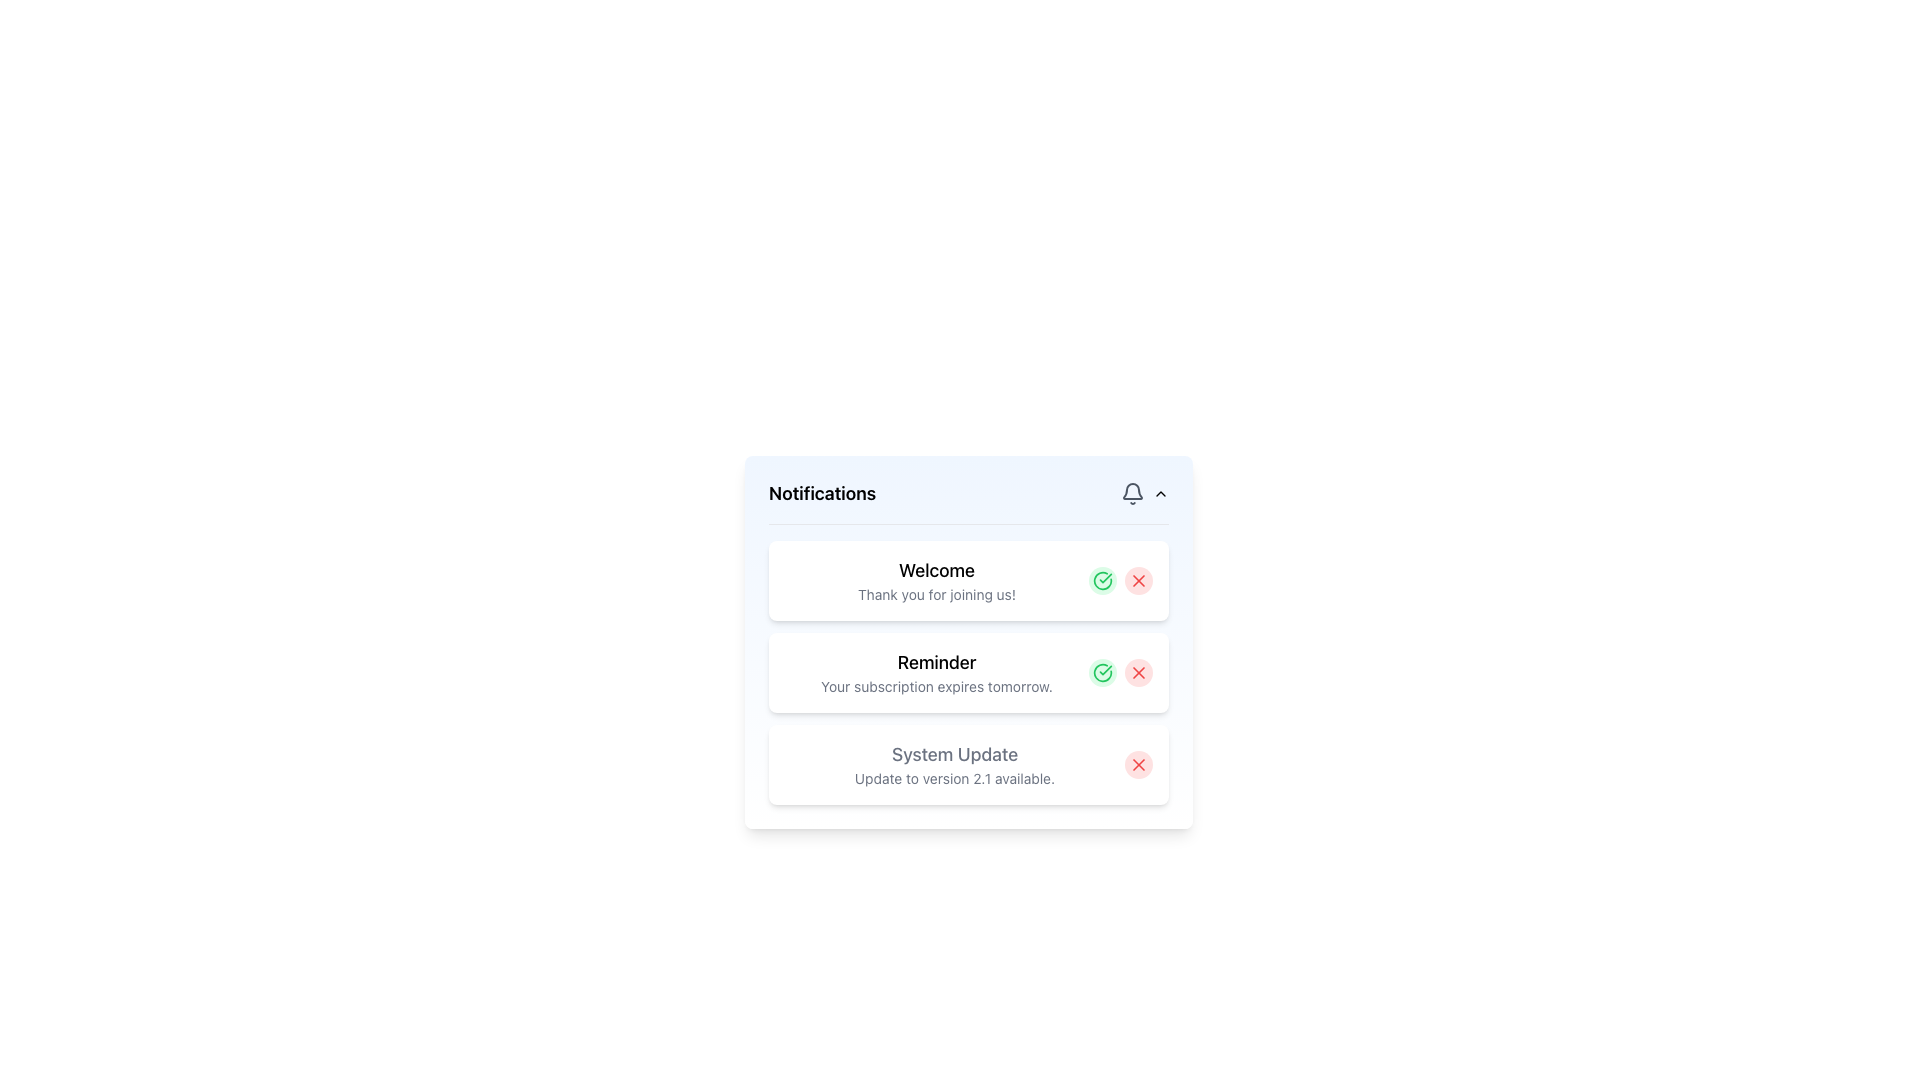 The image size is (1920, 1080). Describe the element at coordinates (1138, 672) in the screenshot. I see `the 'X' dismiss icon located on the right-hand side of the 'Reminder' notification` at that location.